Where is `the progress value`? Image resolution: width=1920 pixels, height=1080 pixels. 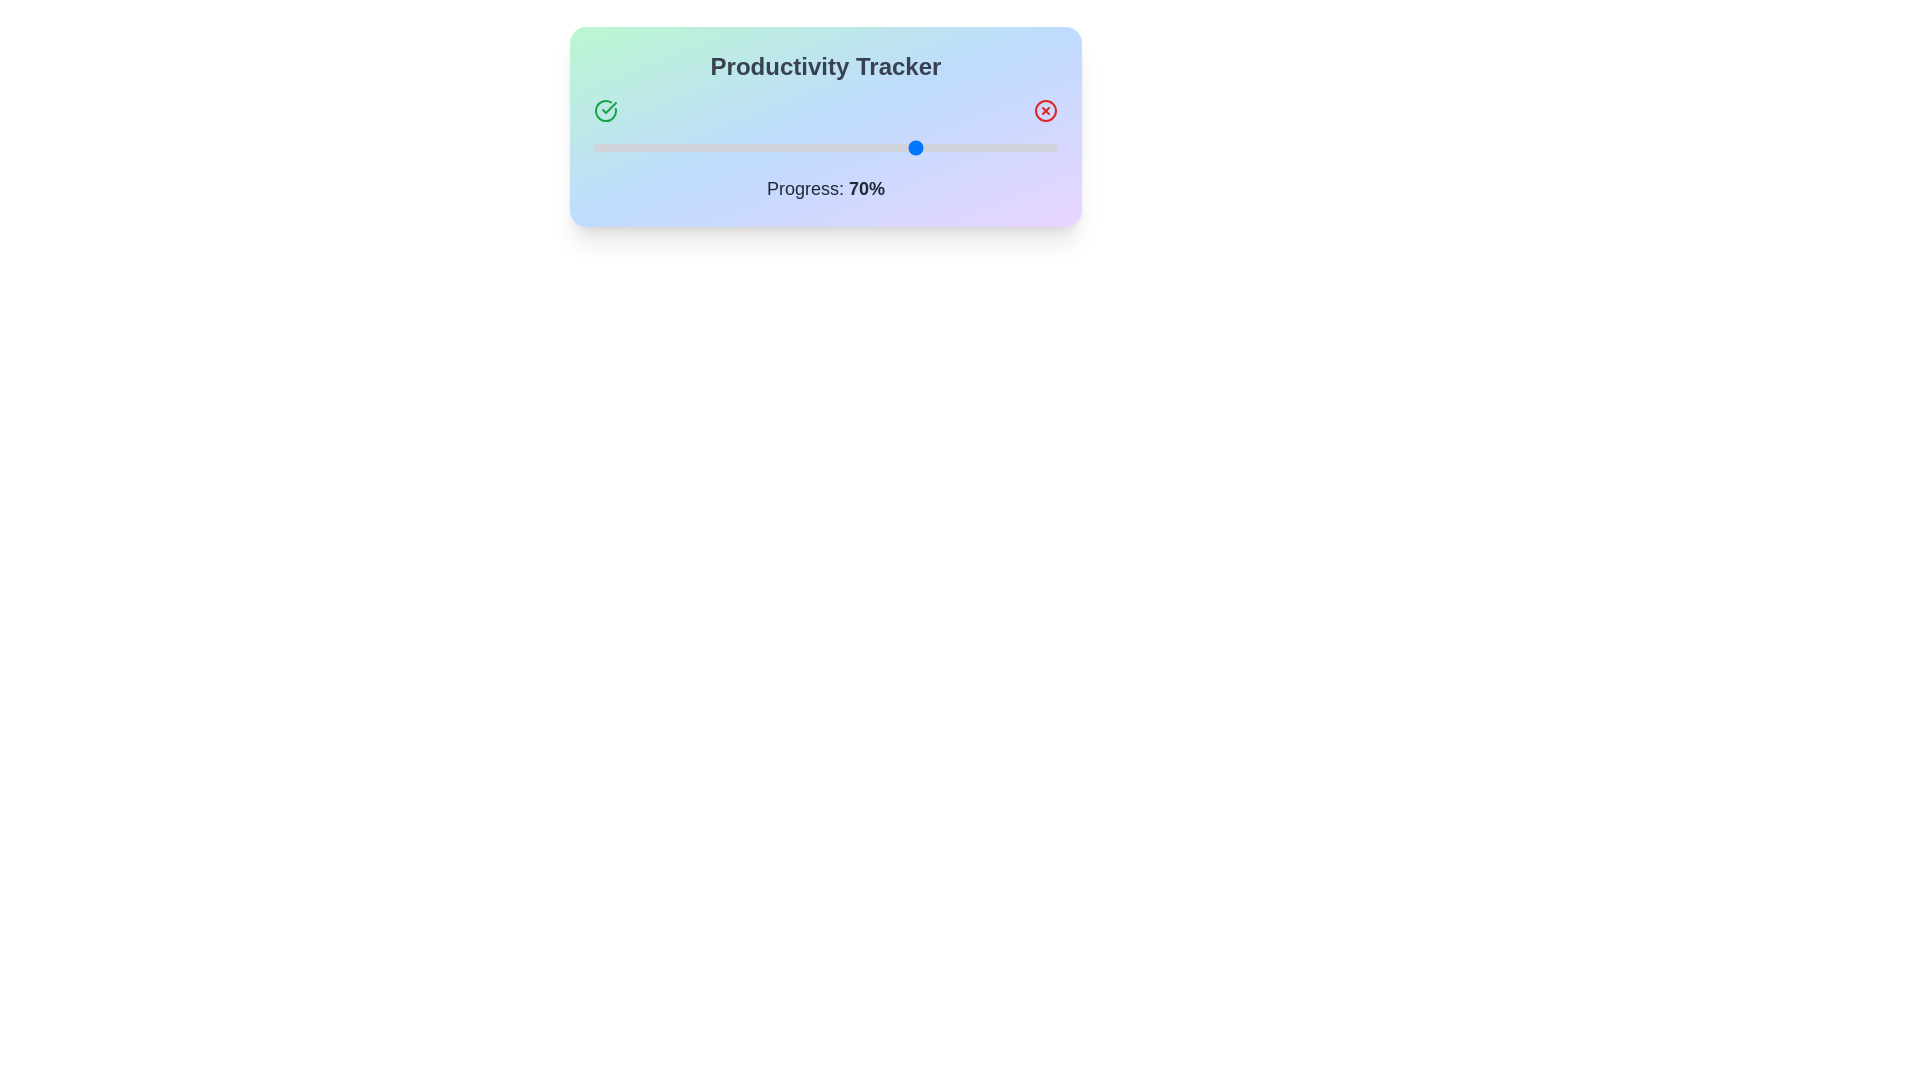
the progress value is located at coordinates (988, 146).